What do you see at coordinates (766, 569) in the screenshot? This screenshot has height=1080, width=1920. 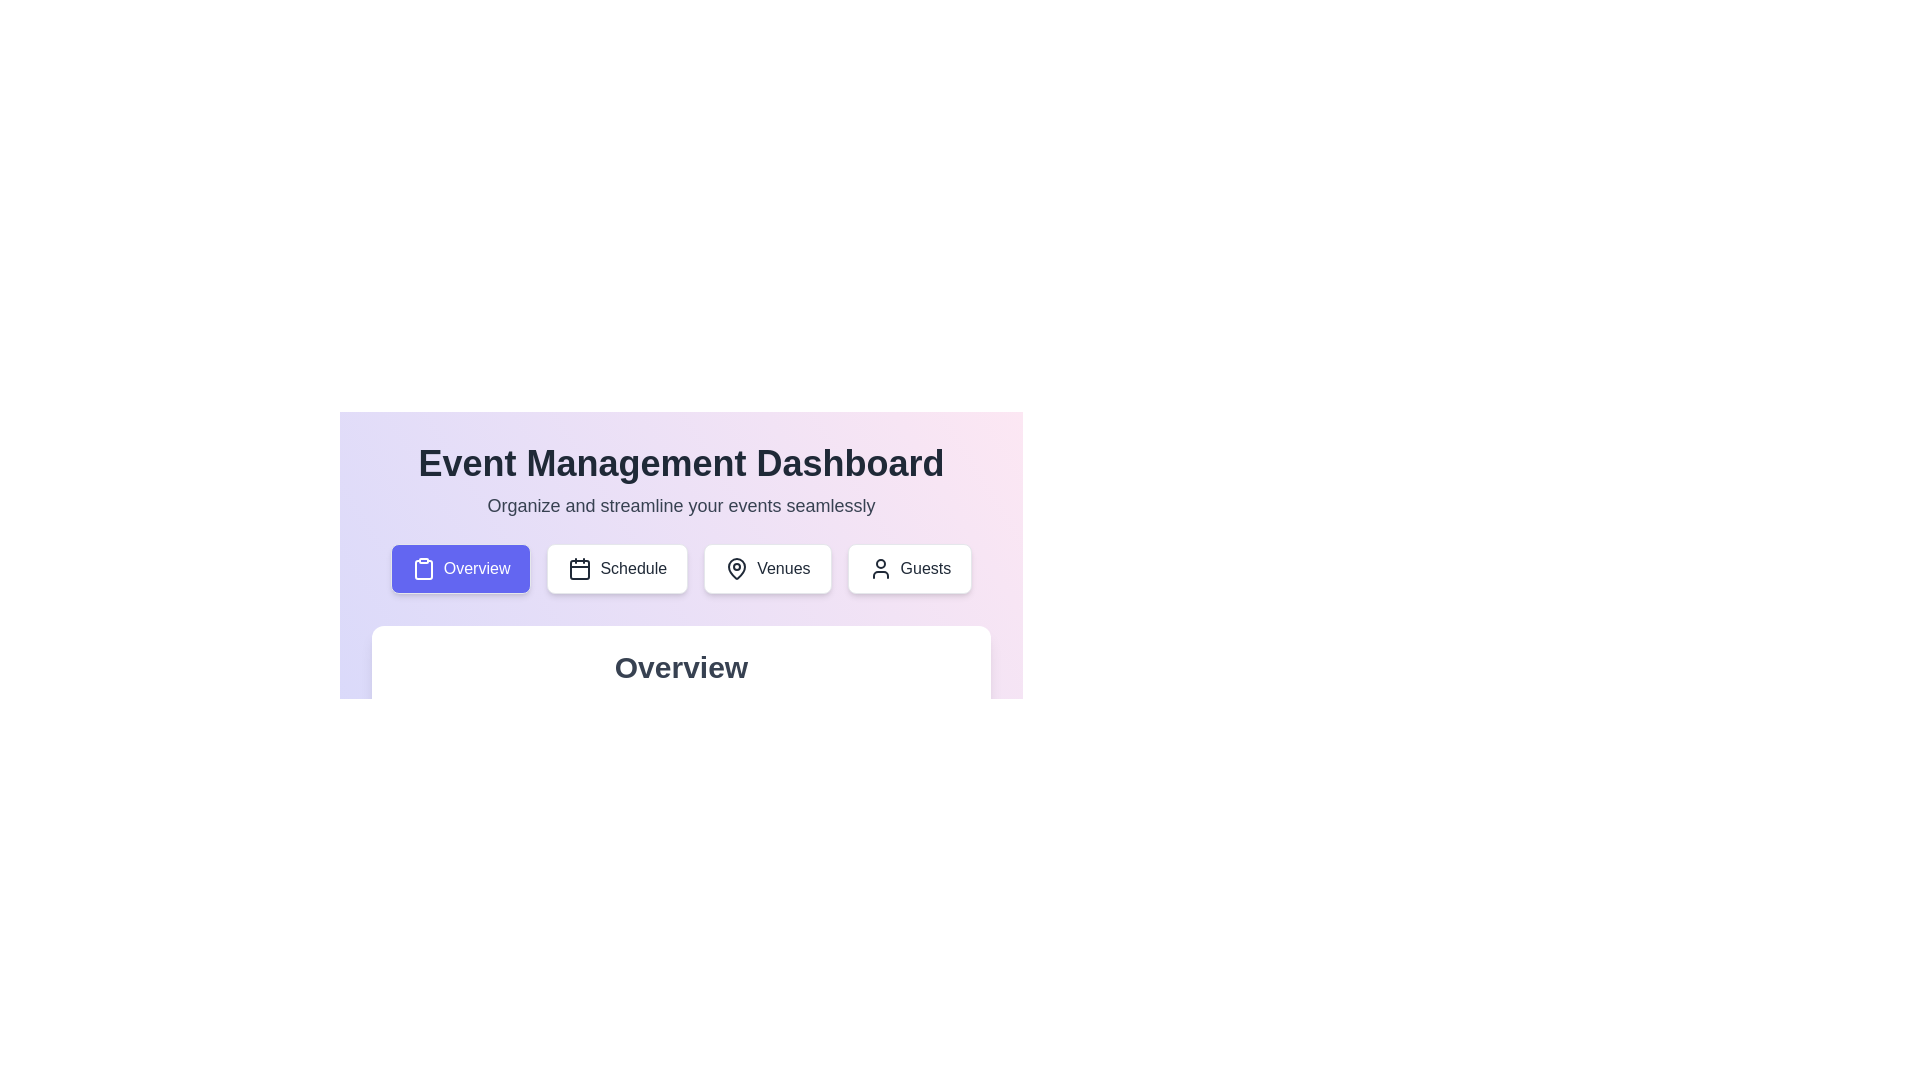 I see `the Venues tab by clicking on its button` at bounding box center [766, 569].